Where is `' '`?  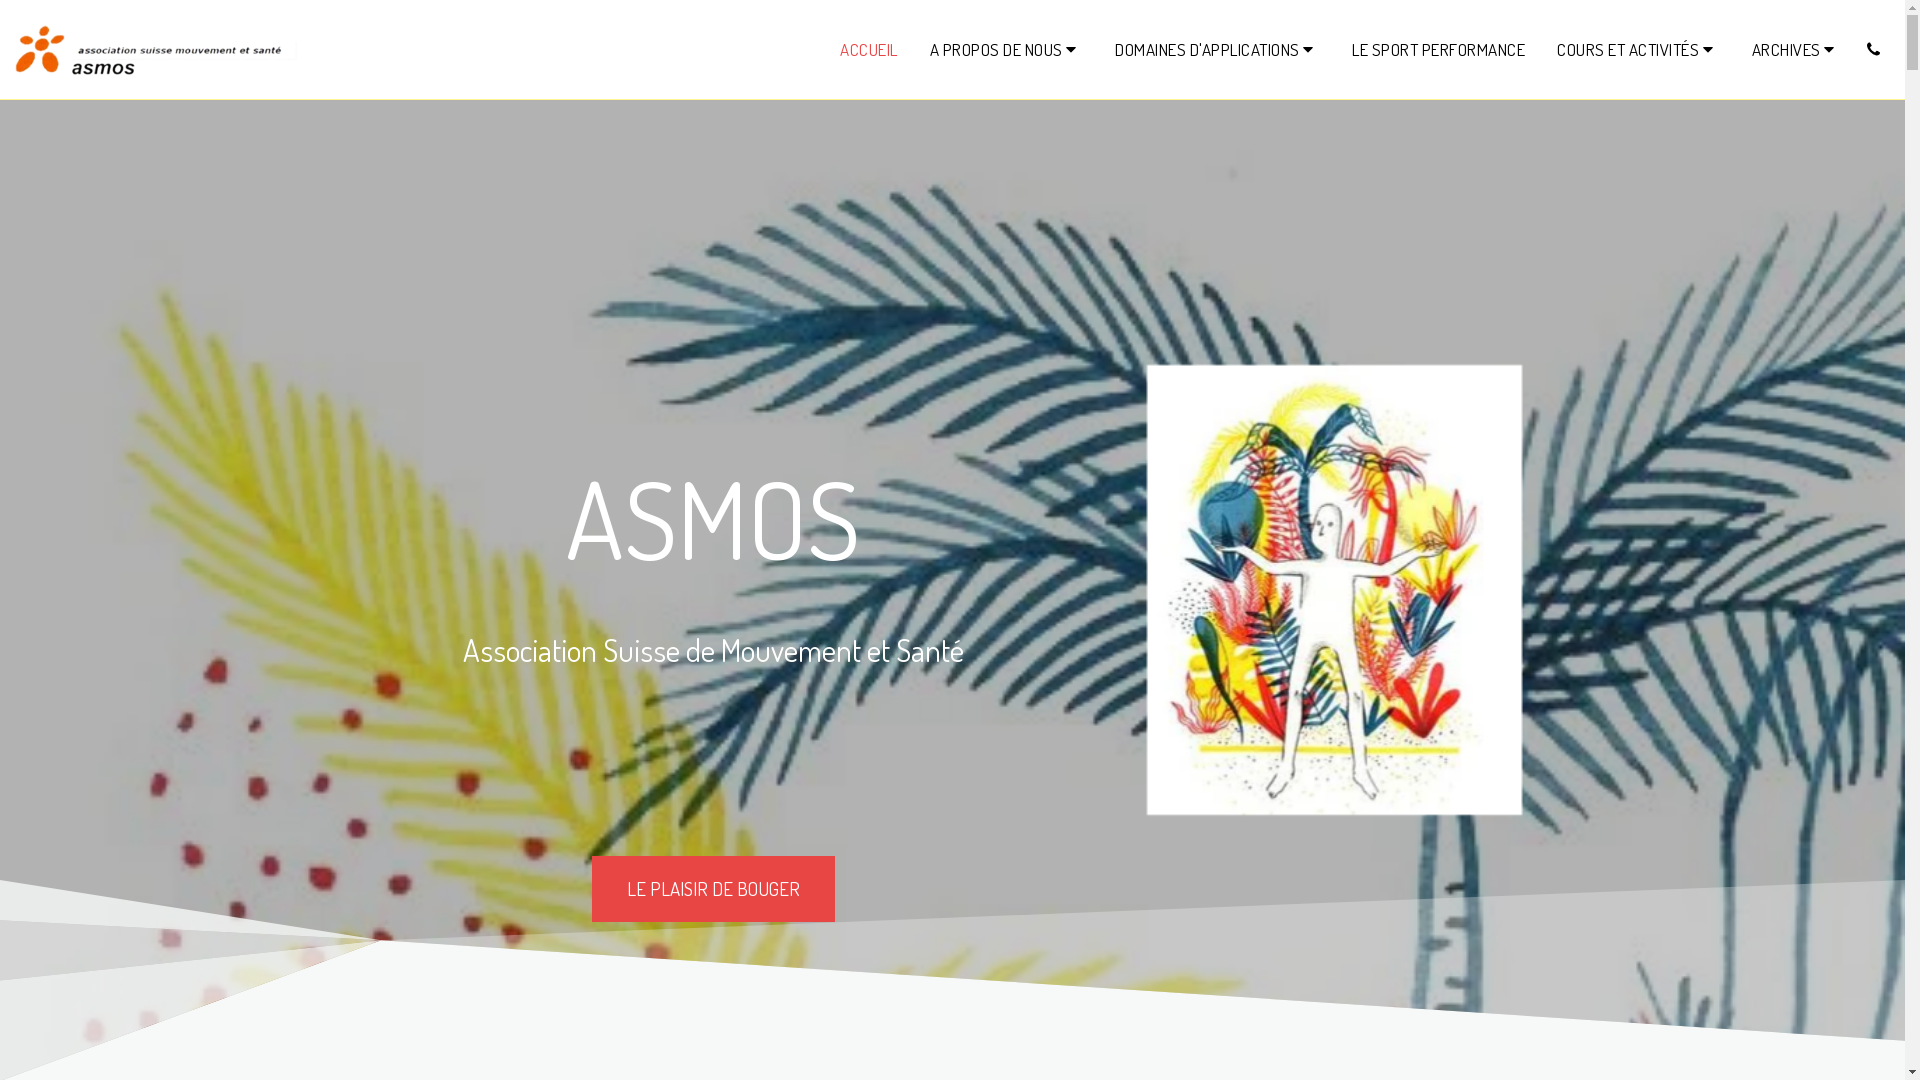
' ' is located at coordinates (1872, 48).